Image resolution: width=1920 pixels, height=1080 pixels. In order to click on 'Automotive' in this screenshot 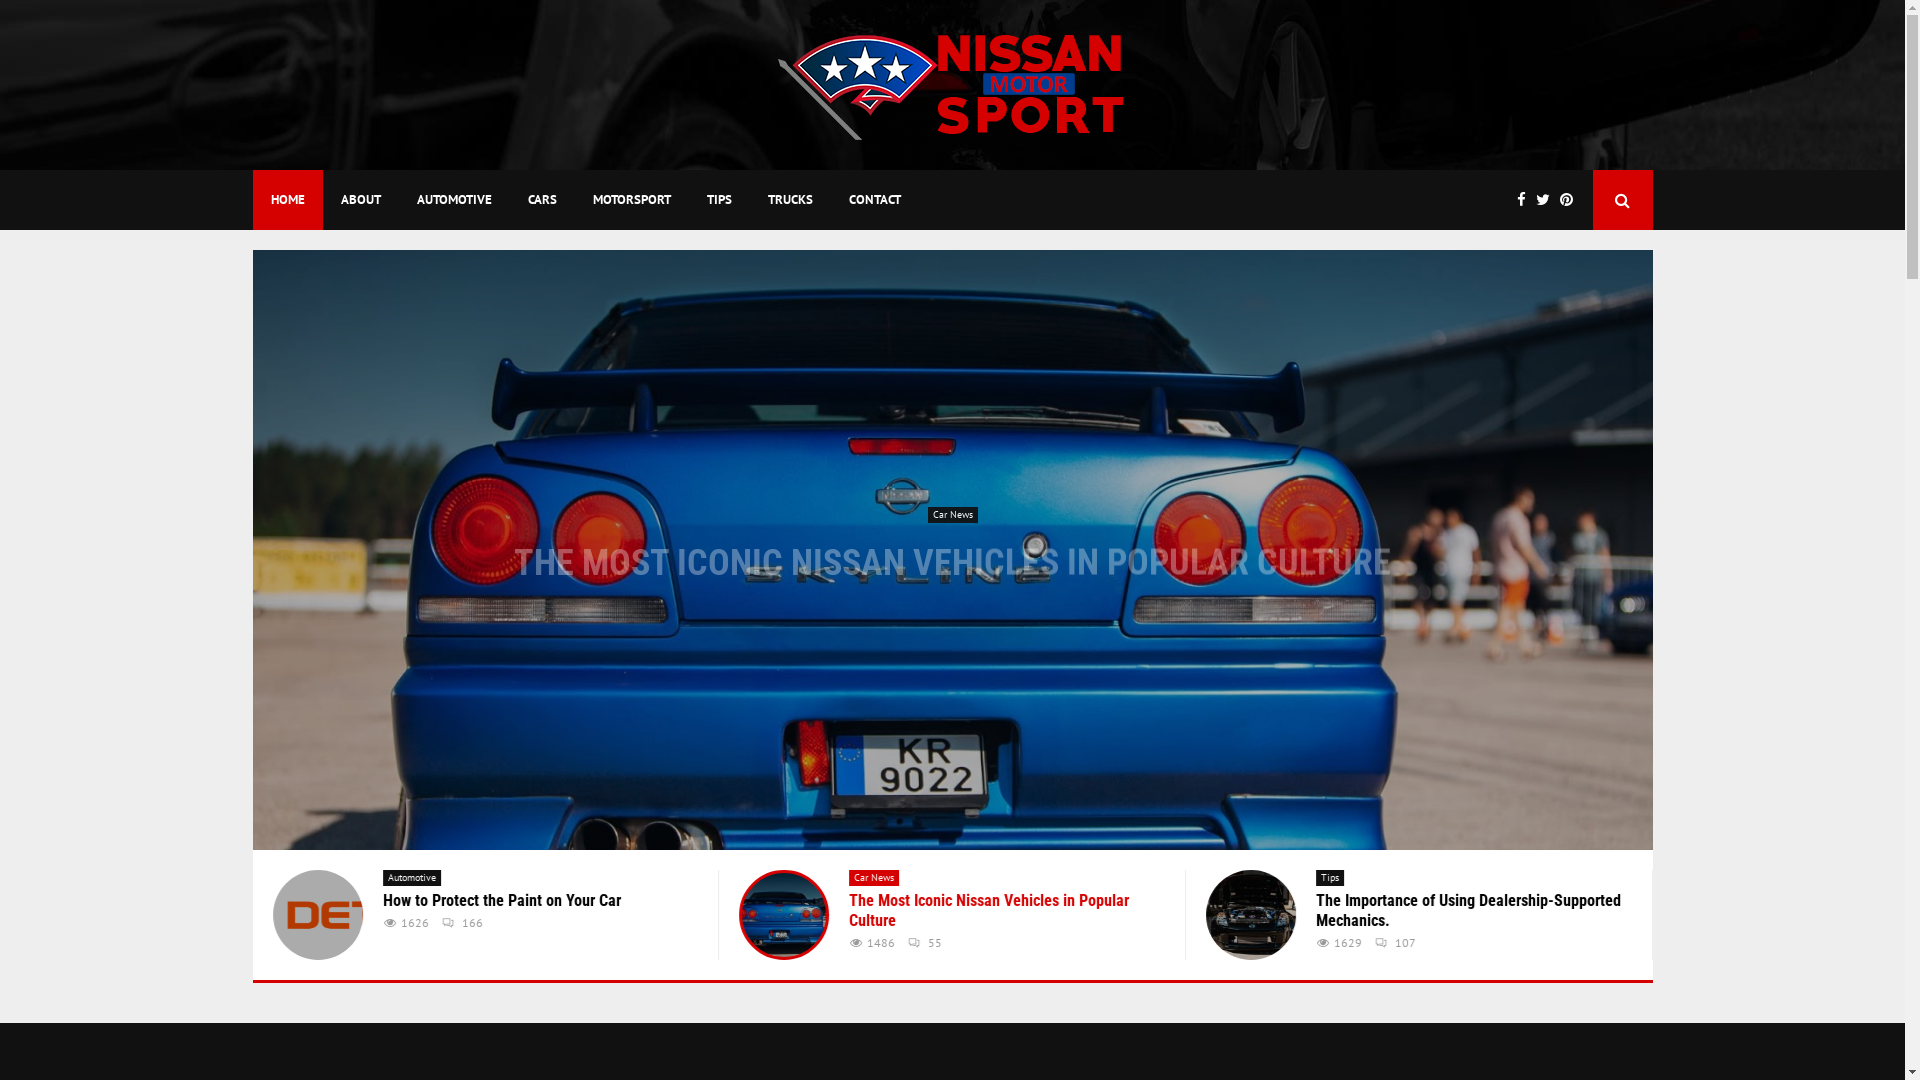, I will do `click(382, 877)`.